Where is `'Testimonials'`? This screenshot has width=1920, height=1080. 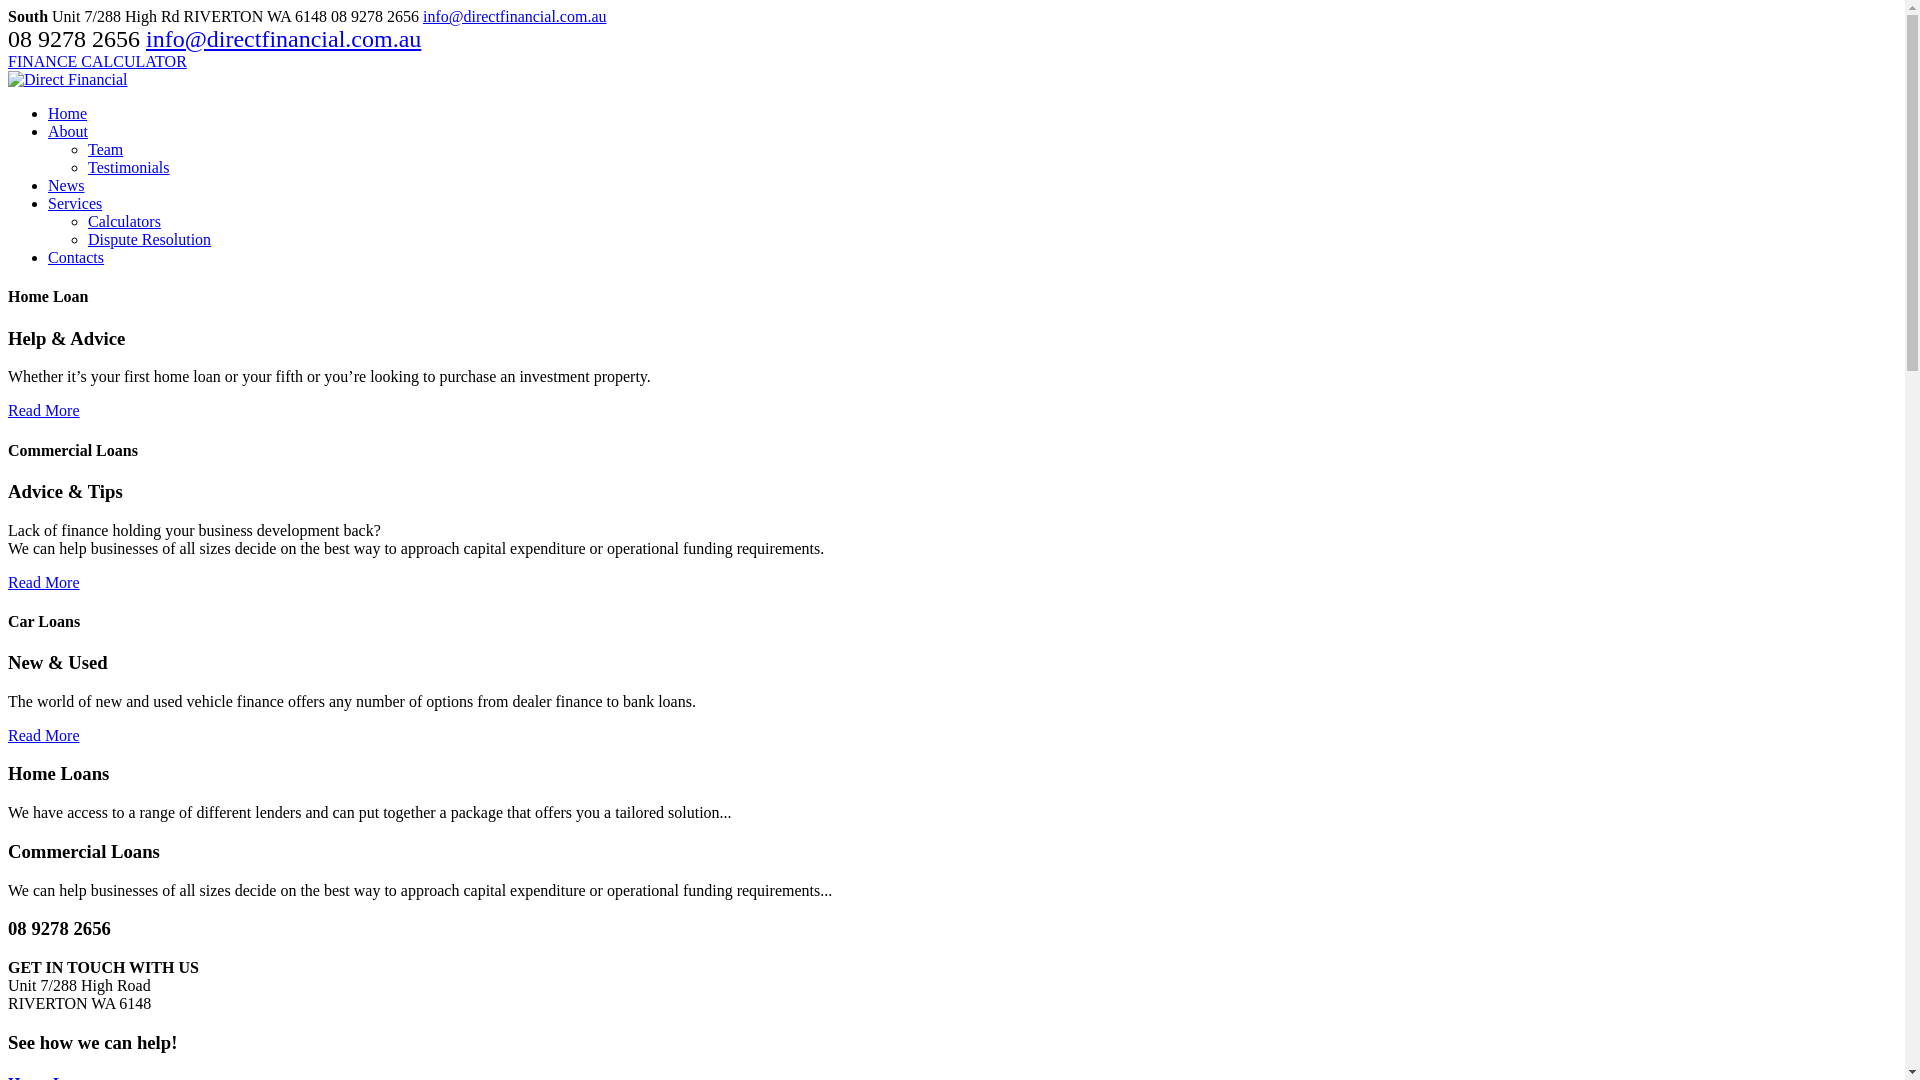
'Testimonials' is located at coordinates (128, 166).